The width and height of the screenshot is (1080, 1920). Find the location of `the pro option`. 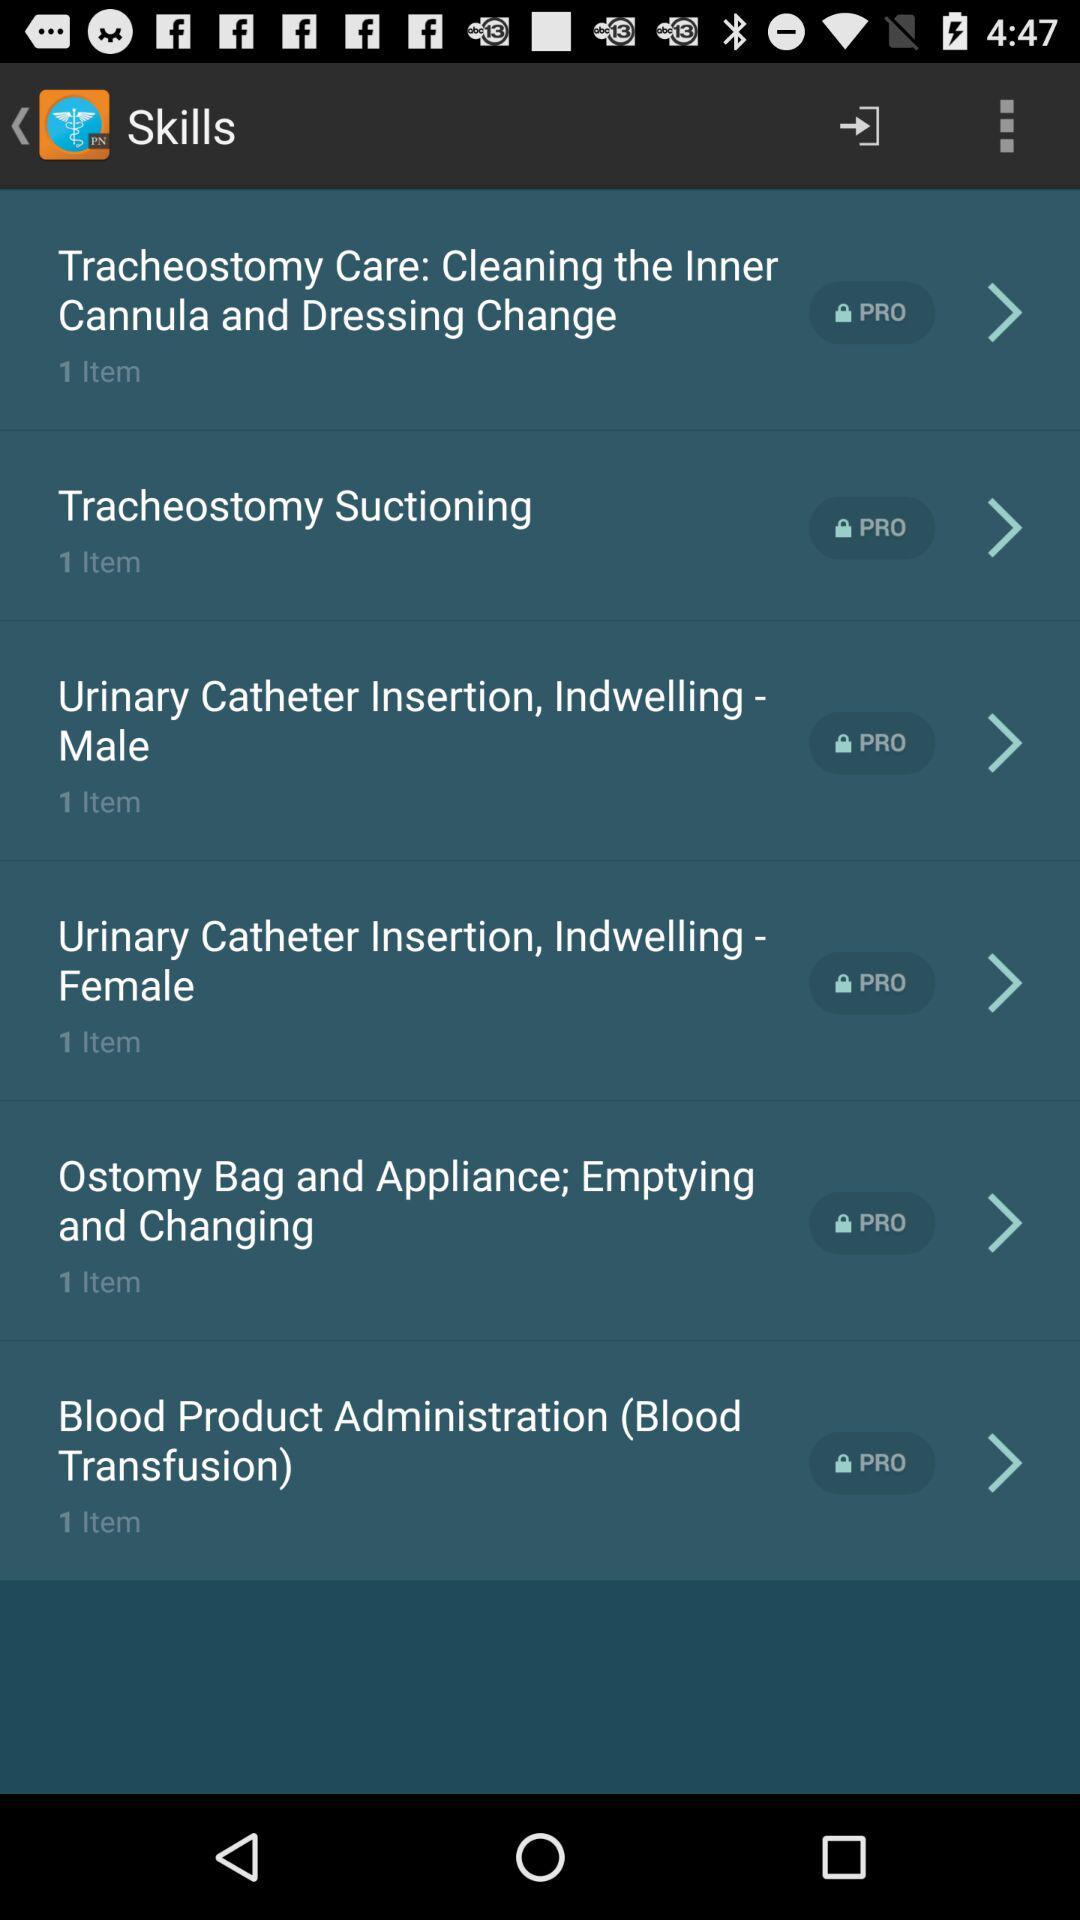

the pro option is located at coordinates (871, 1463).